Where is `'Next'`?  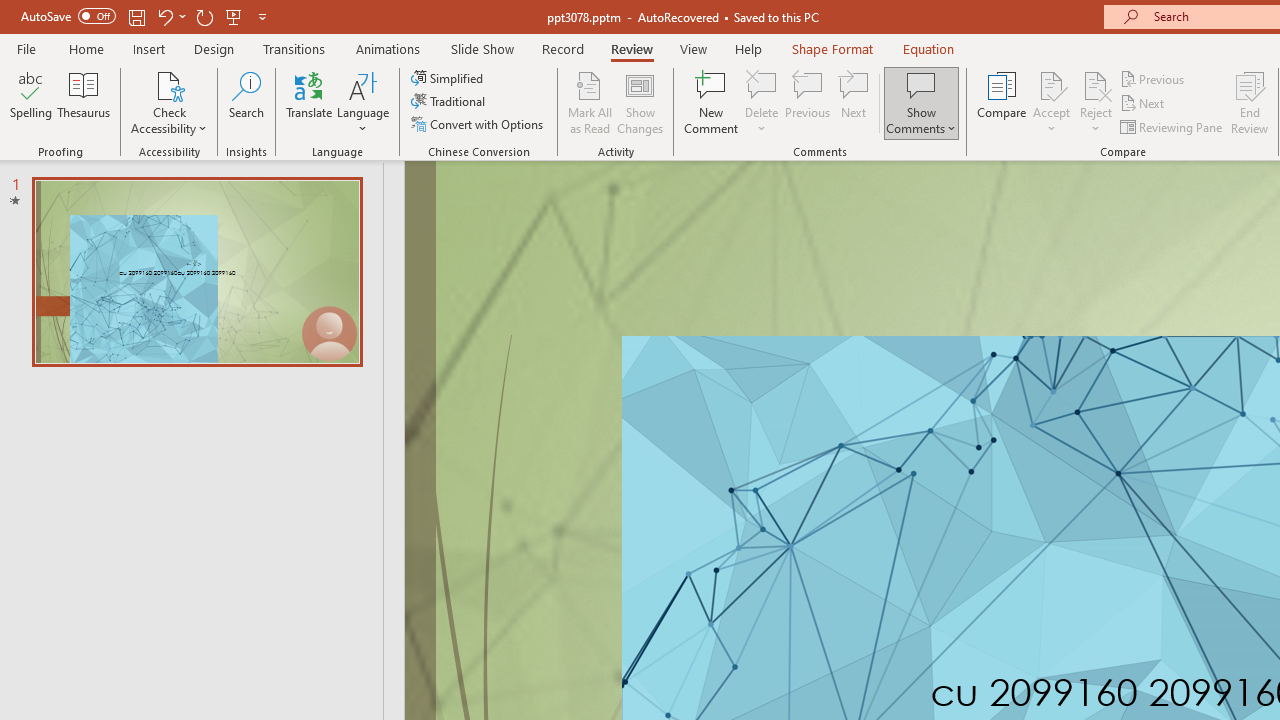
'Next' is located at coordinates (1144, 103).